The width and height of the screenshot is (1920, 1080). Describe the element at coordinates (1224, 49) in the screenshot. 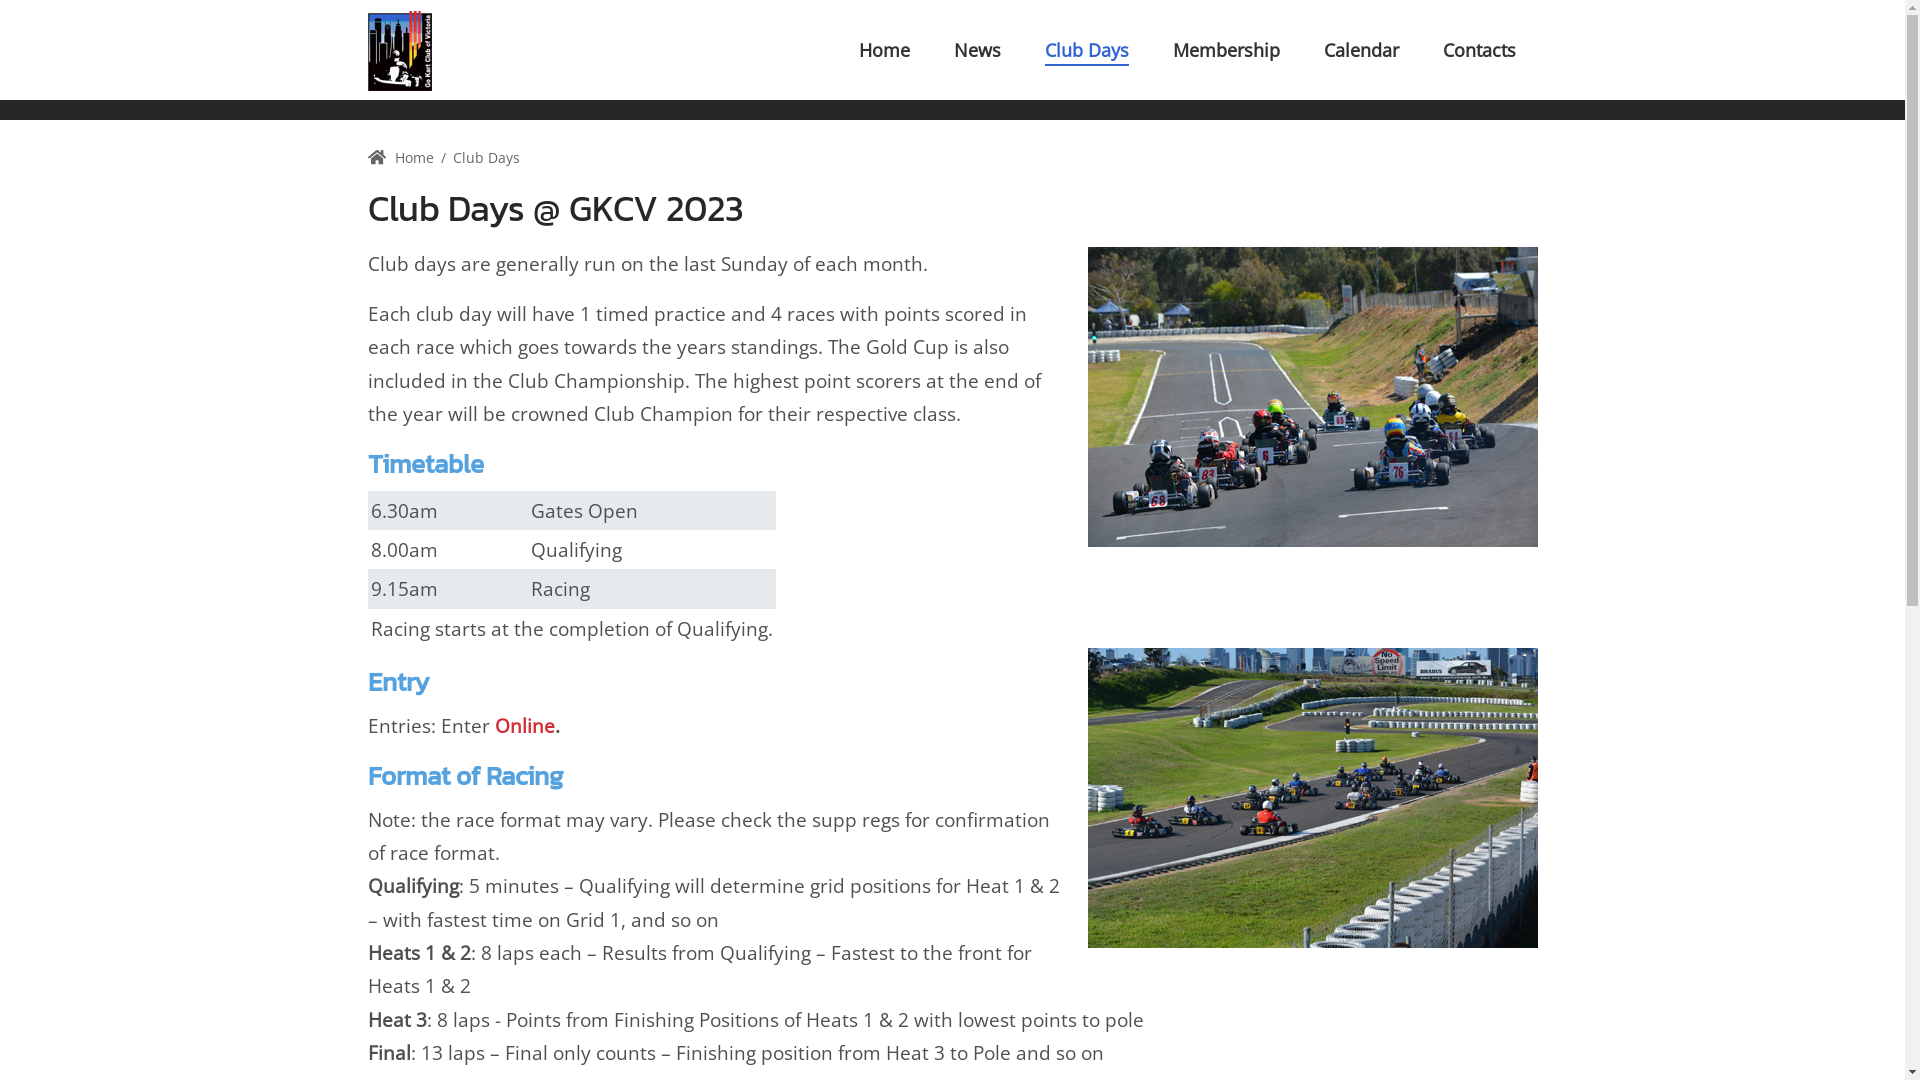

I see `'Membership'` at that location.